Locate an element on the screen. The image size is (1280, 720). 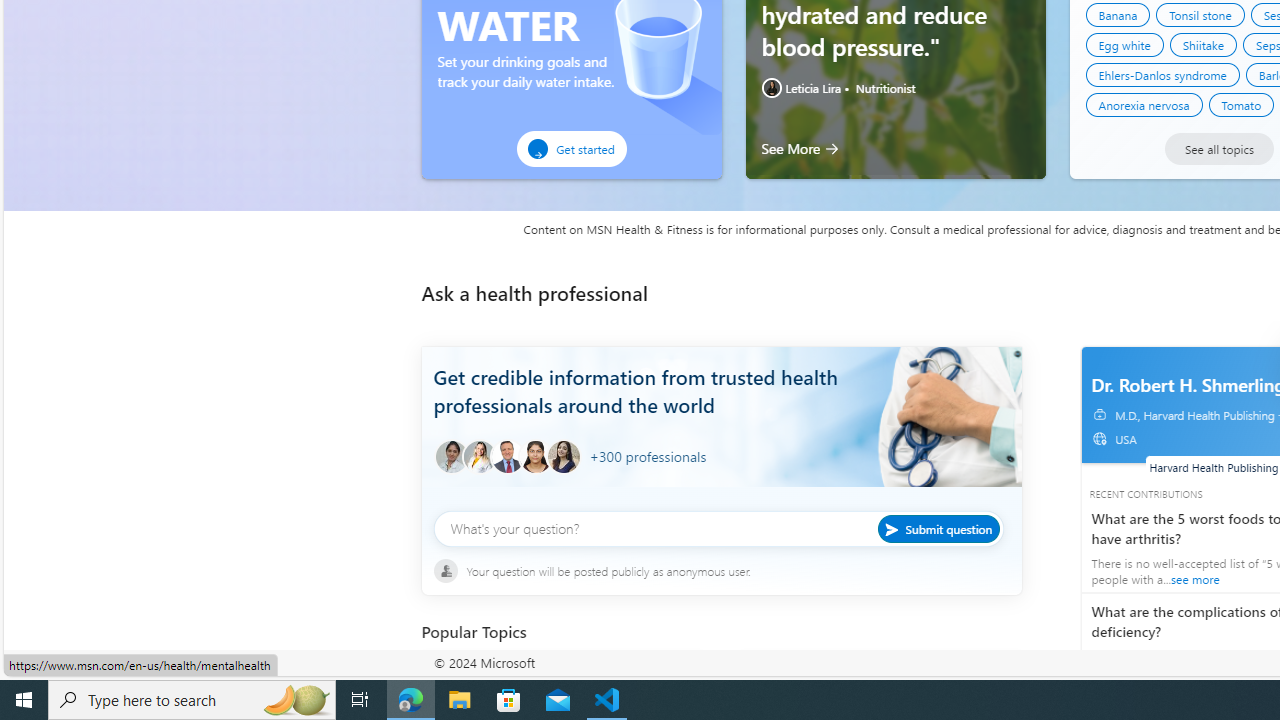
'Health professional icon' is located at coordinates (450, 457).